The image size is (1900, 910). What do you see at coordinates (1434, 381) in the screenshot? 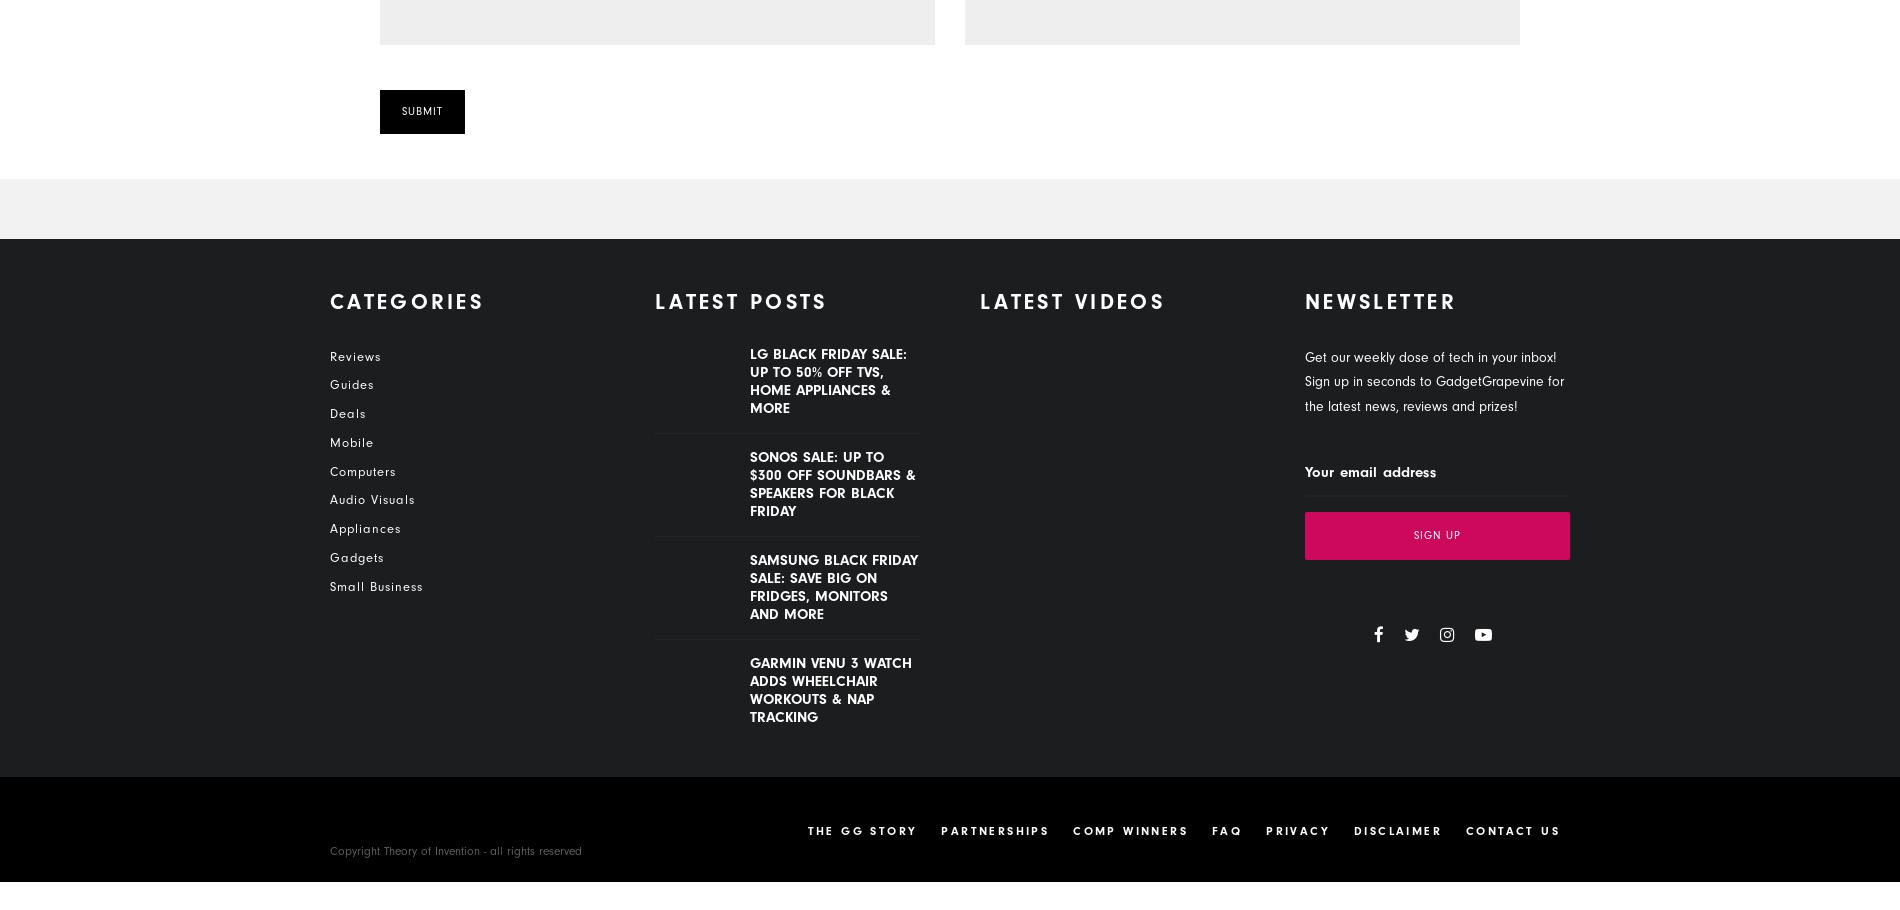
I see `'Get our weekly dose of tech in your inbox! Sign up in seconds to GadgetGrapevine for the latest news, reviews and prizes!'` at bounding box center [1434, 381].